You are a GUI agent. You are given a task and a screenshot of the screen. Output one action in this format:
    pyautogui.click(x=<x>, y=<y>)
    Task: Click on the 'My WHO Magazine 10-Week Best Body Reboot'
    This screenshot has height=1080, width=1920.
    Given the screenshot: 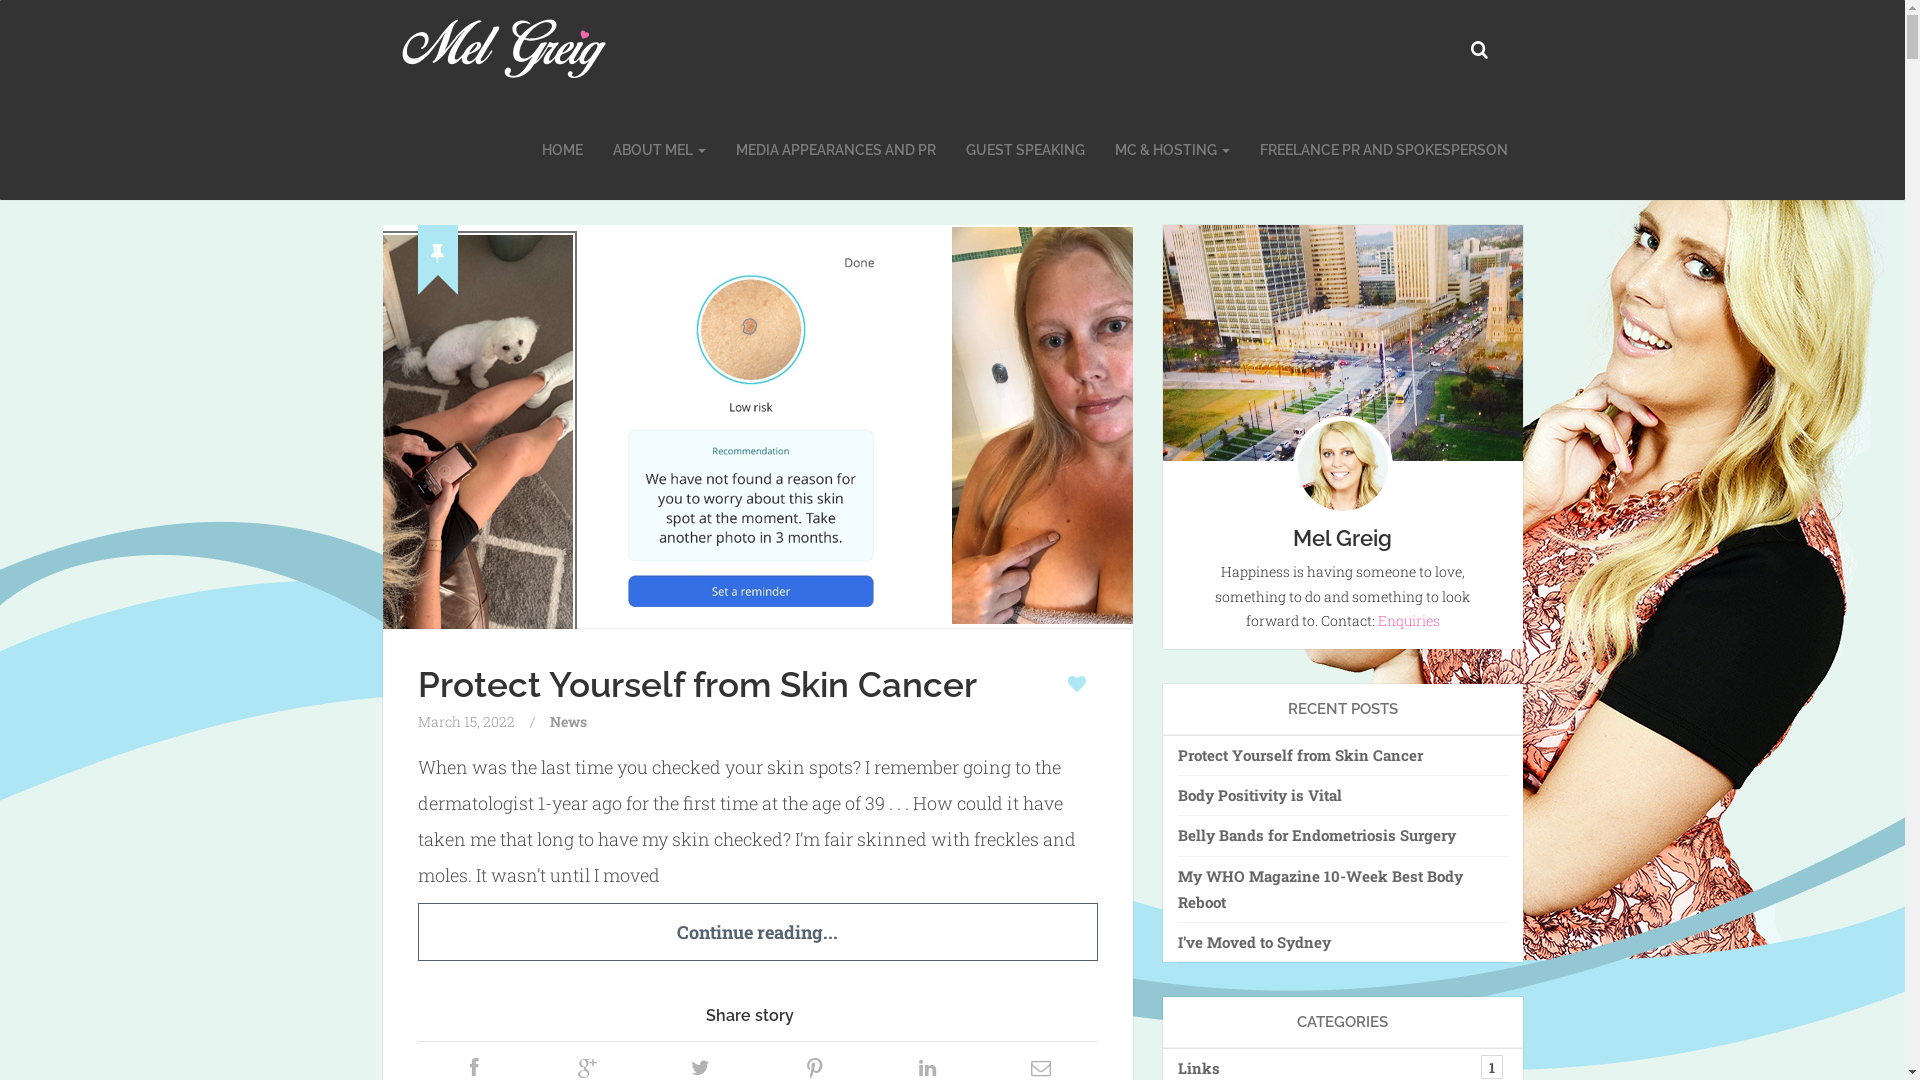 What is the action you would take?
    pyautogui.click(x=1343, y=888)
    